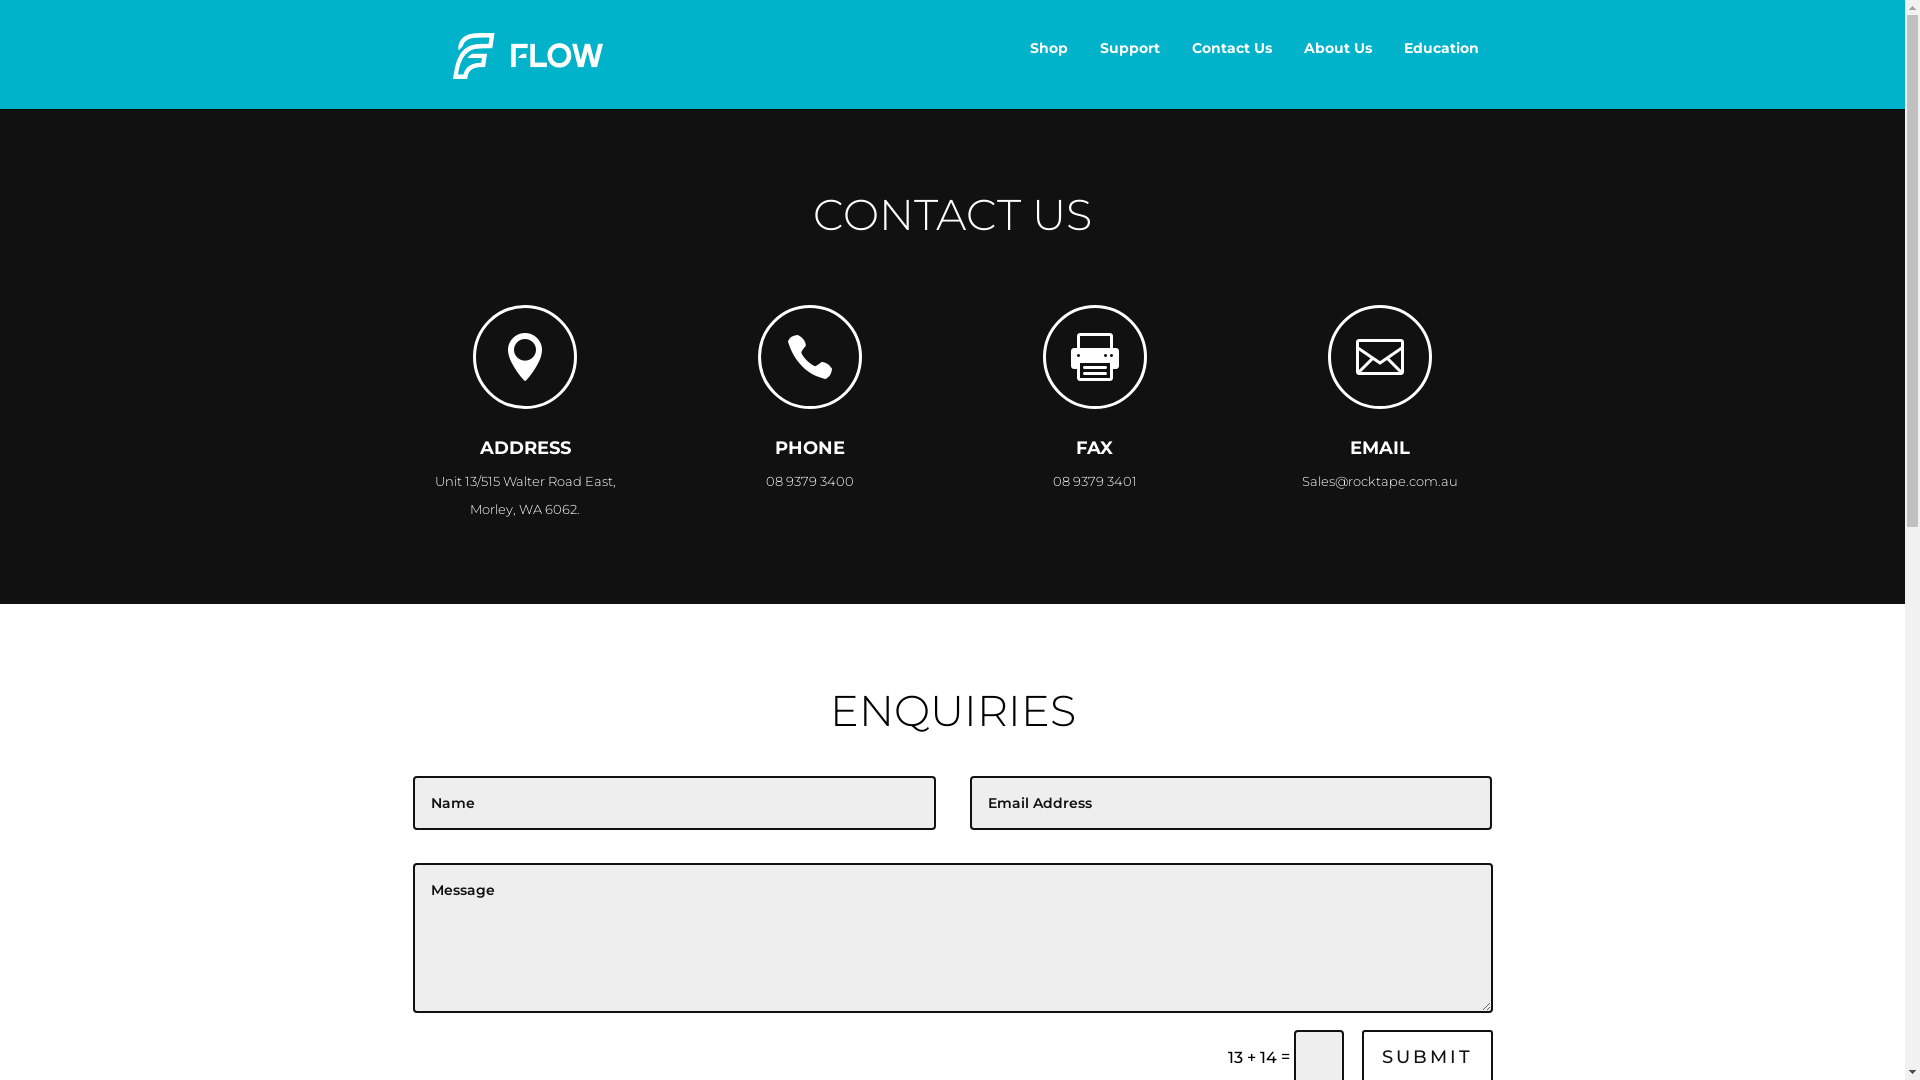 This screenshot has width=1920, height=1080. Describe the element at coordinates (1048, 46) in the screenshot. I see `'Shop'` at that location.